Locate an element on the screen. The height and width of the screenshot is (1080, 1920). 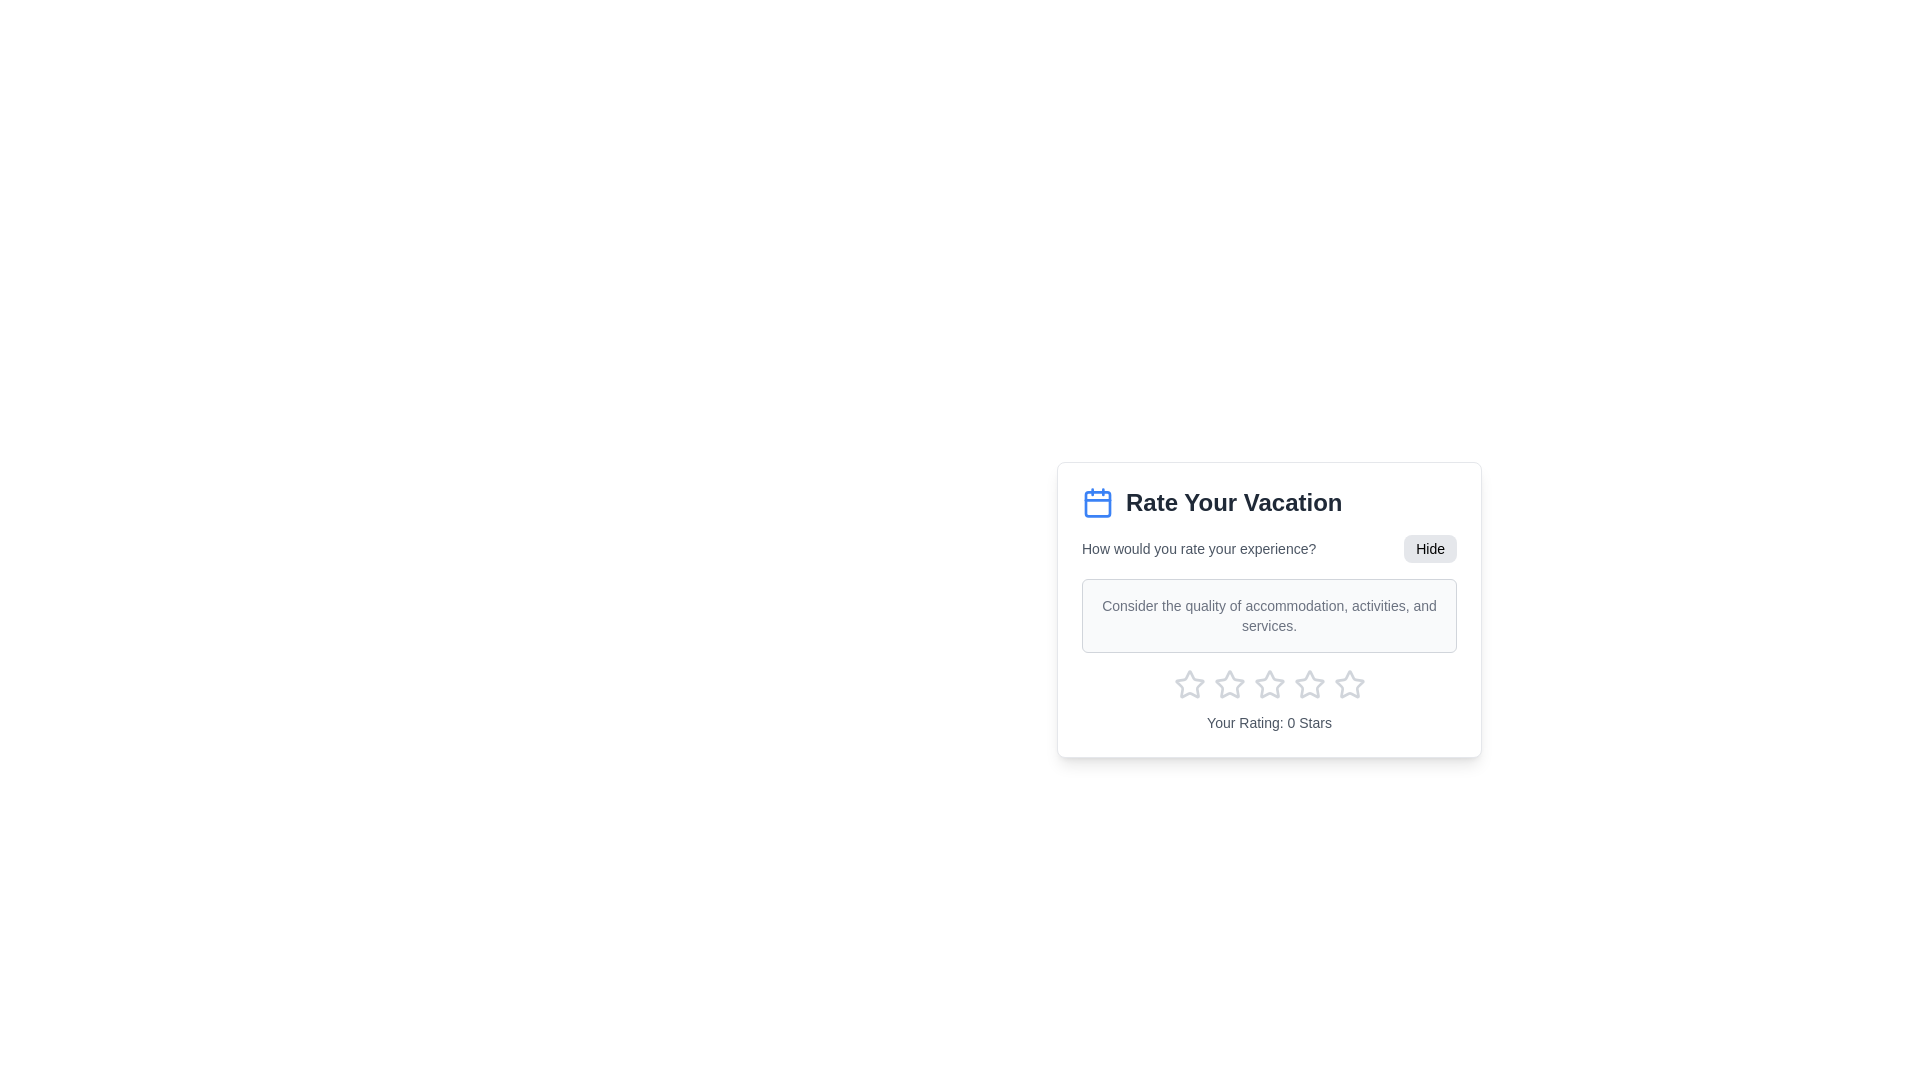
the text header 'Rate Your Vacation', which is styled in bold and large font, located above the phrase 'How would you rate your experience?' is located at coordinates (1268, 501).